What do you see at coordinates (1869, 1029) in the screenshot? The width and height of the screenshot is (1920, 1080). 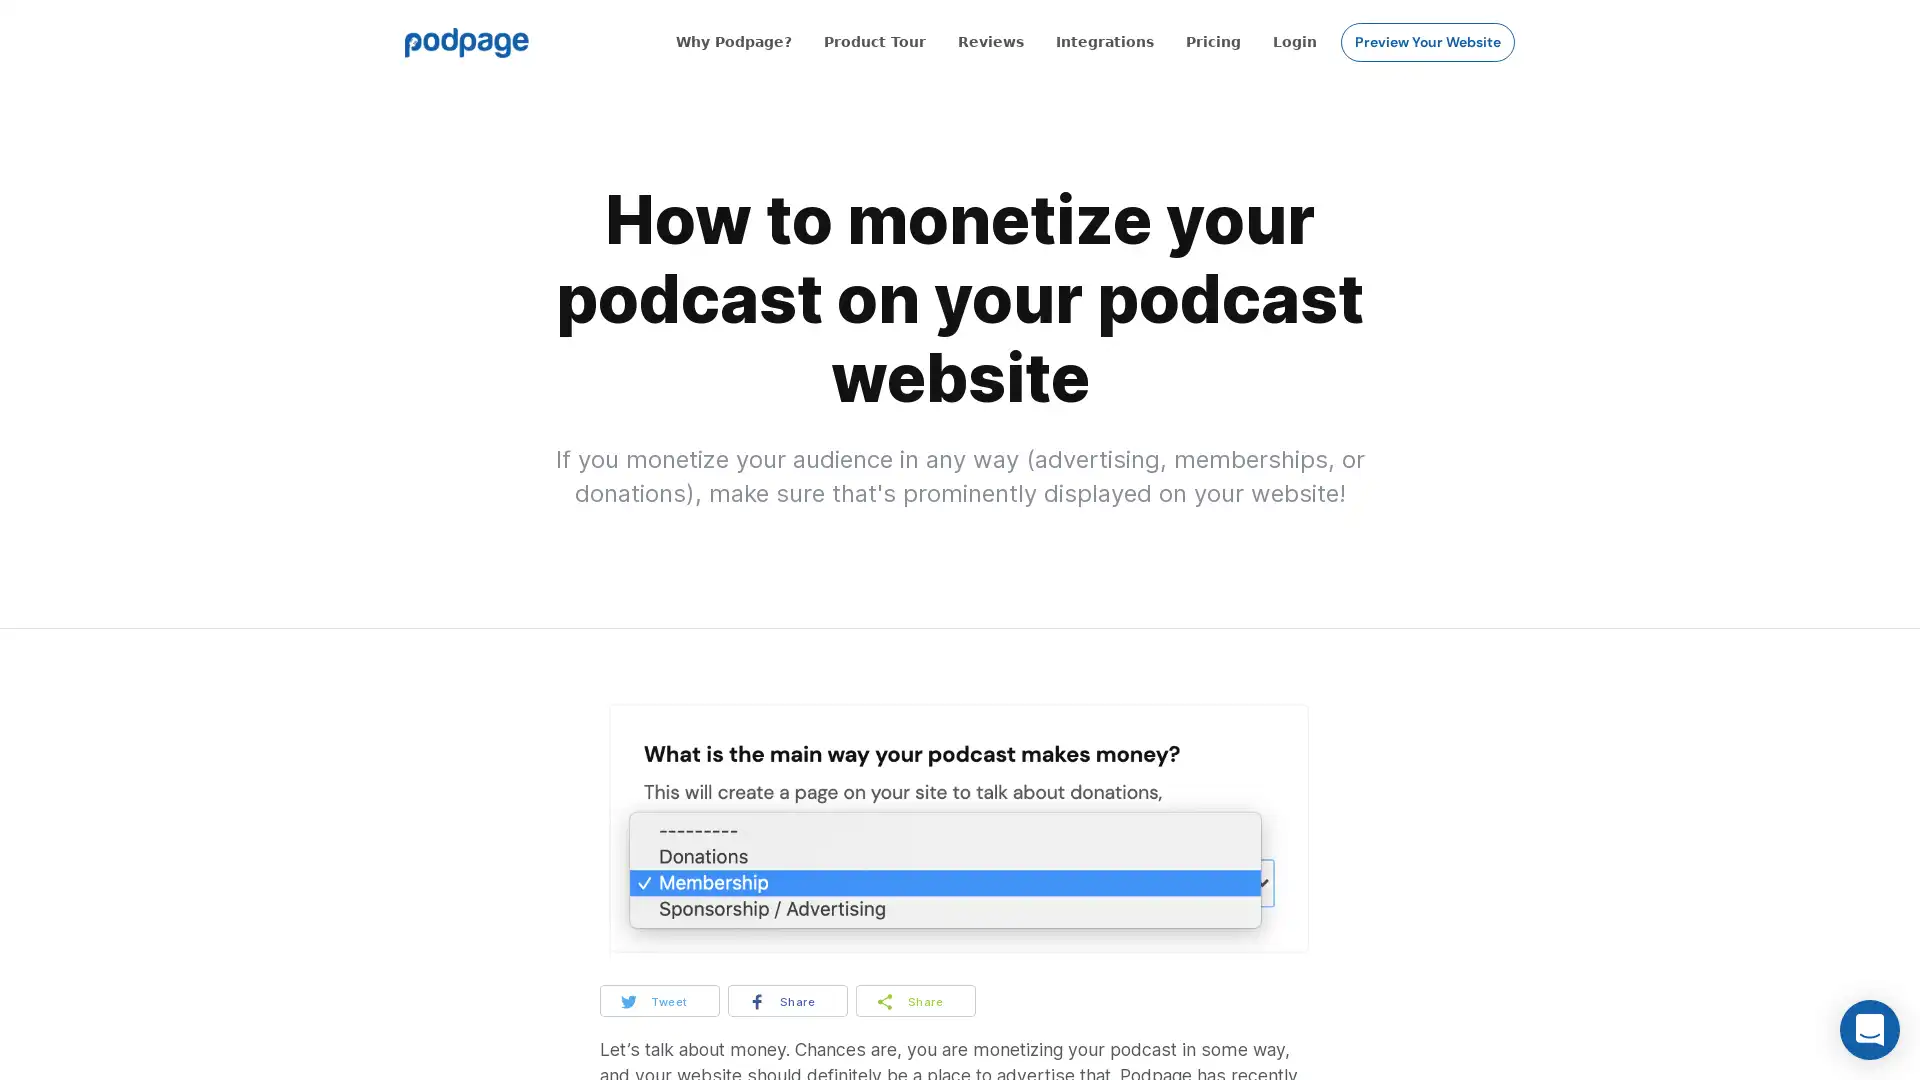 I see `Open Intercom Messenger` at bounding box center [1869, 1029].